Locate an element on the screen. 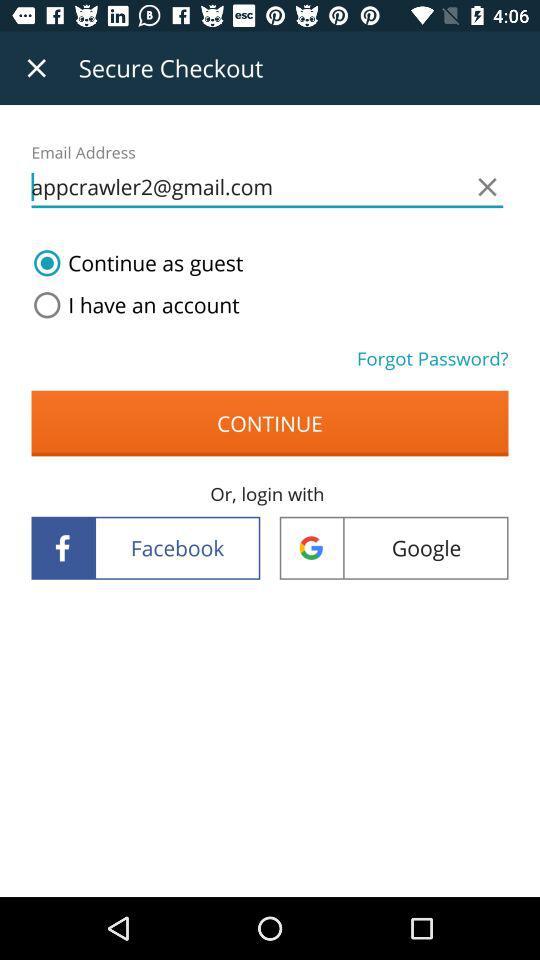 This screenshot has width=540, height=960. the continue as guest item is located at coordinates (134, 262).